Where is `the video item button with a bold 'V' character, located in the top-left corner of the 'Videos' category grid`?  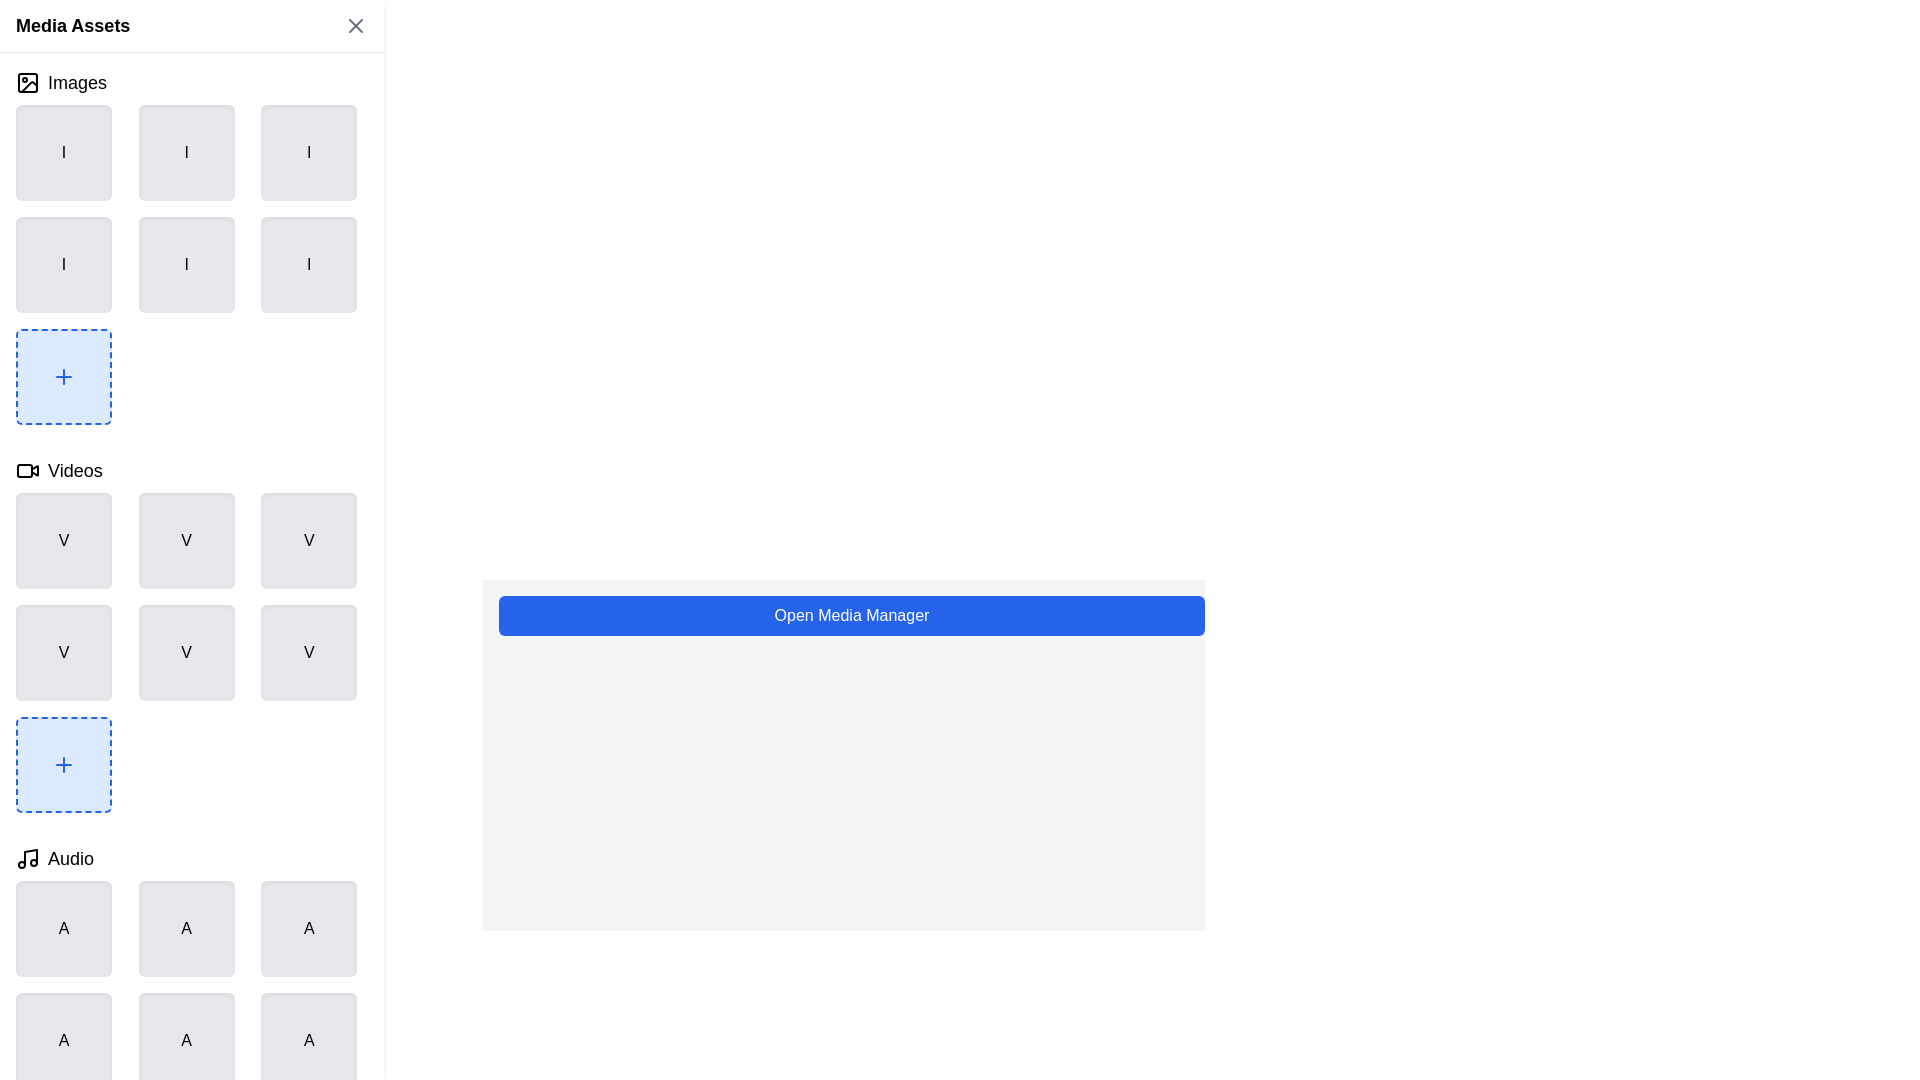
the video item button with a bold 'V' character, located in the top-left corner of the 'Videos' category grid is located at coordinates (63, 540).